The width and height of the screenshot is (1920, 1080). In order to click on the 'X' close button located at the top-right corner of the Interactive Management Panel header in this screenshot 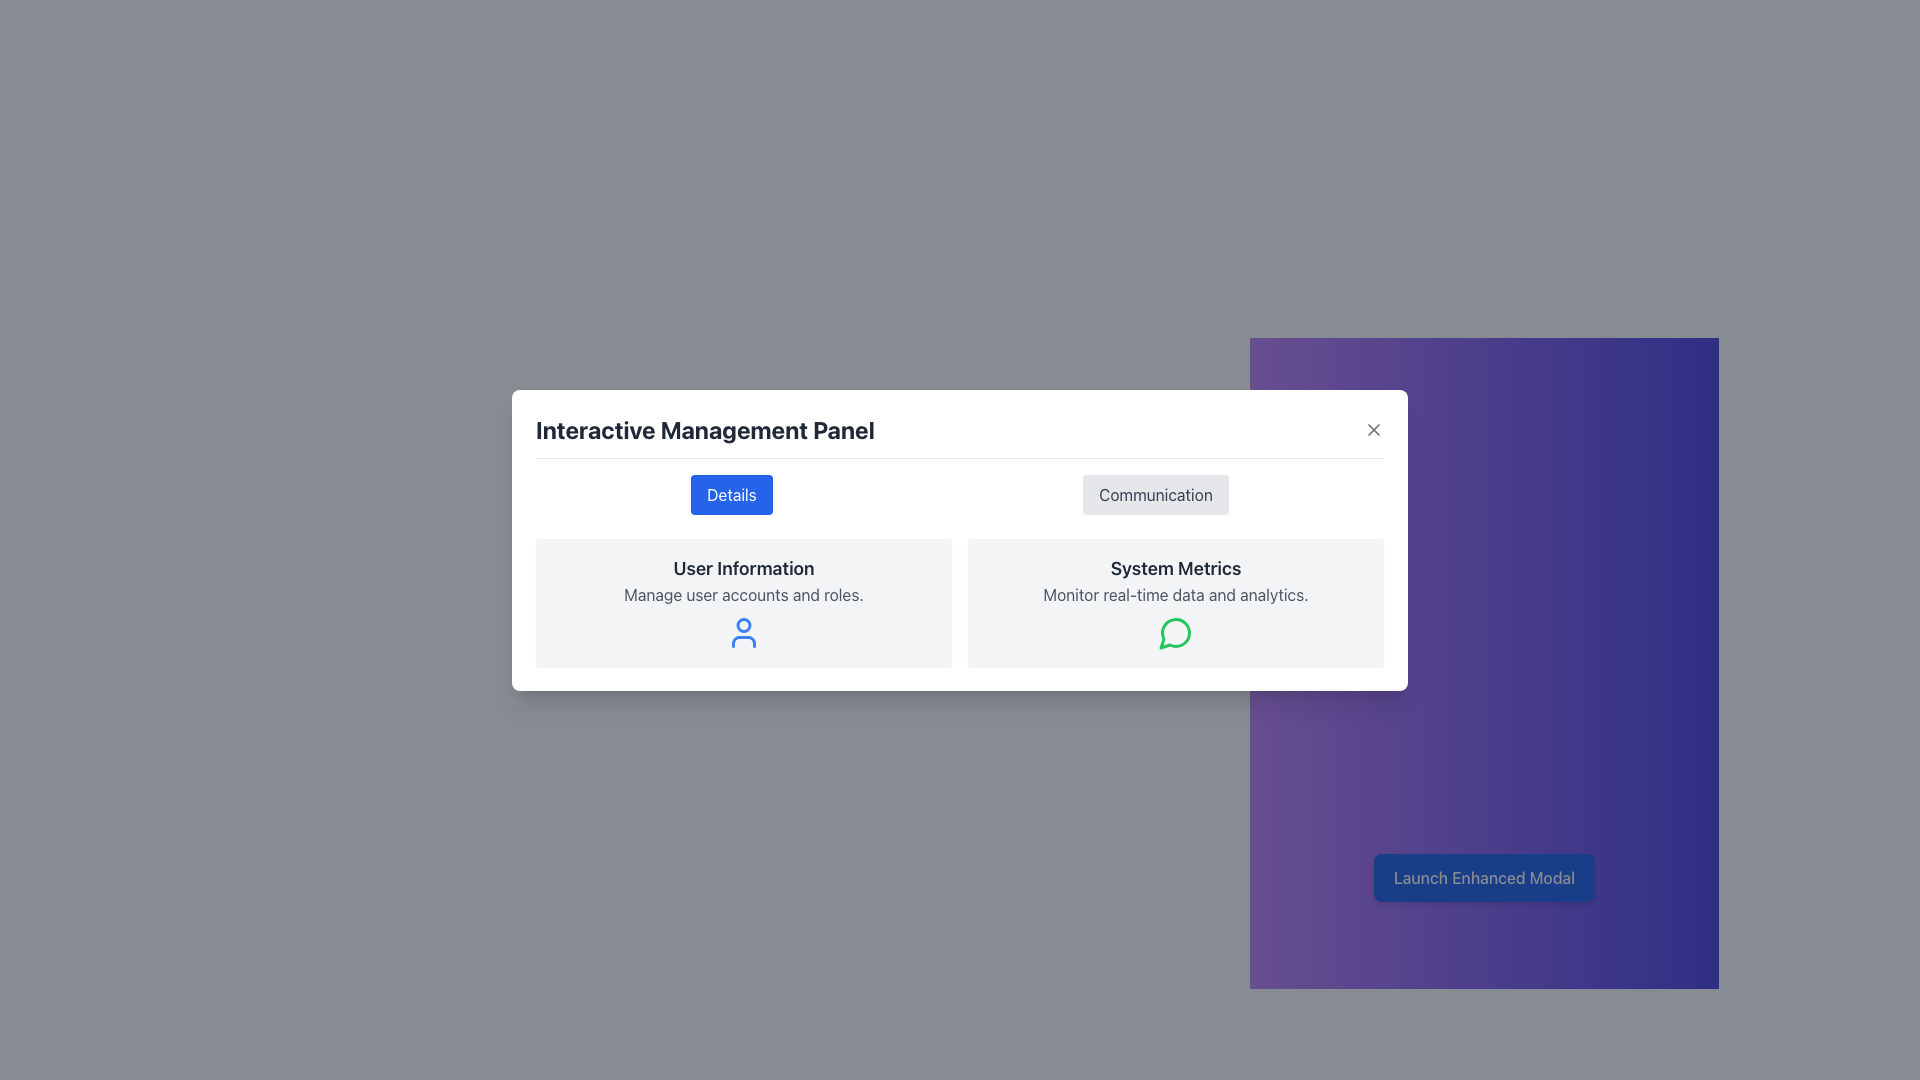, I will do `click(1372, 428)`.